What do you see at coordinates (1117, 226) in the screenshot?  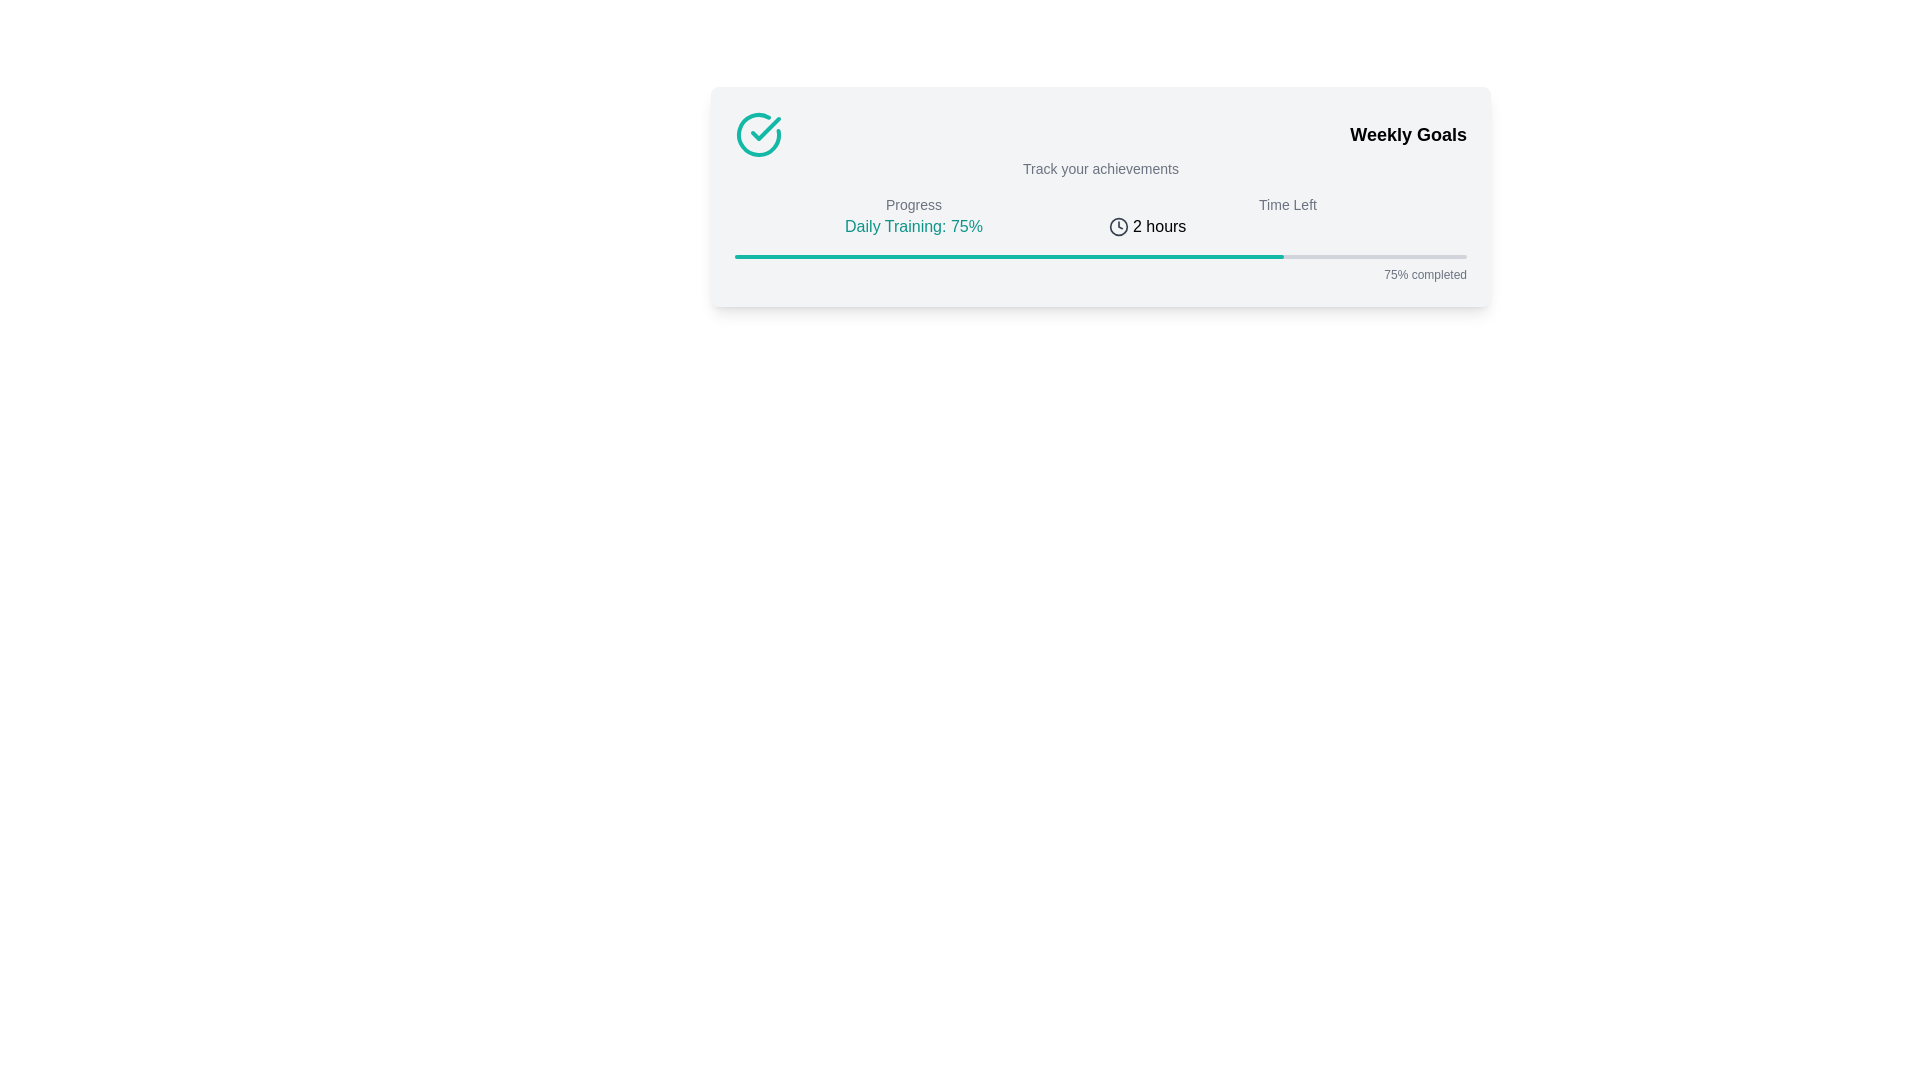 I see `the decorative and informative icon located to the left of the '2 hours' text in the 'Time Left' section of the interface` at bounding box center [1117, 226].